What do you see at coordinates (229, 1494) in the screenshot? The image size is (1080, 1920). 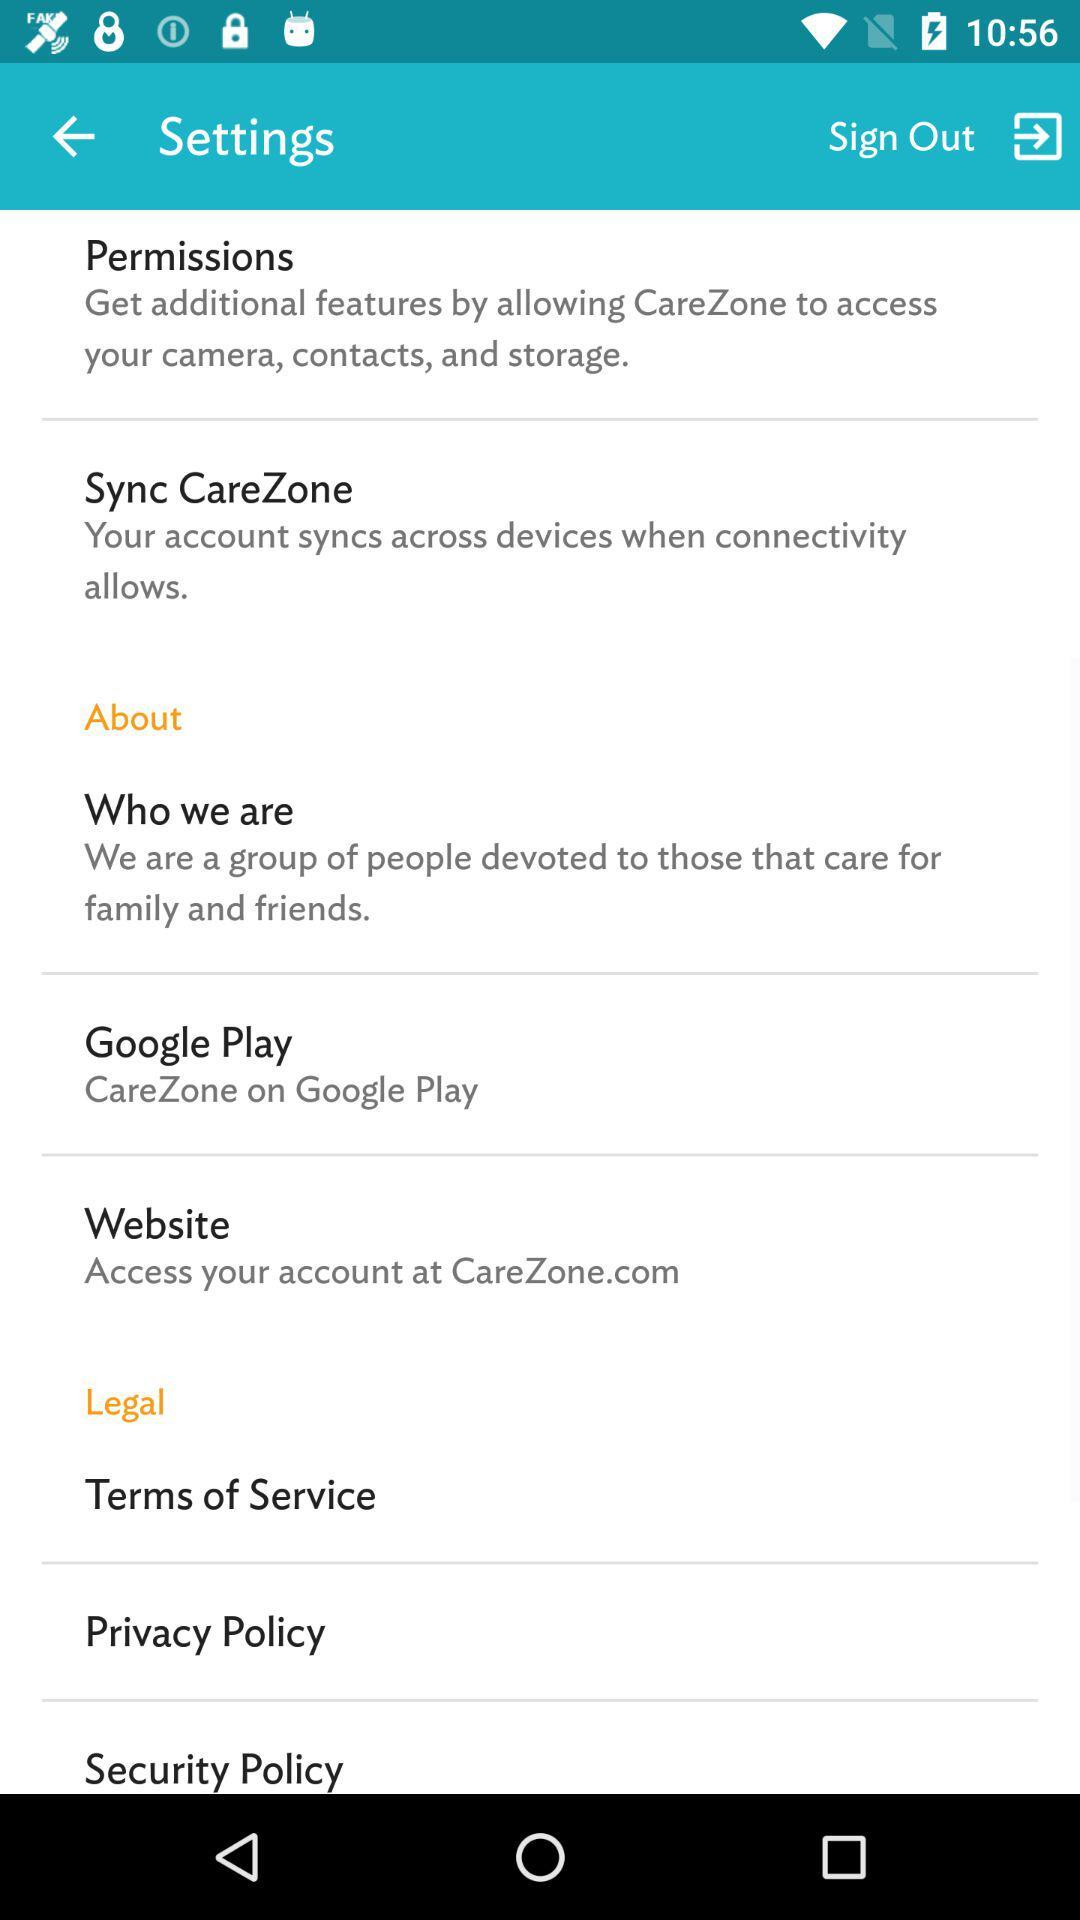 I see `icon below the legal` at bounding box center [229, 1494].